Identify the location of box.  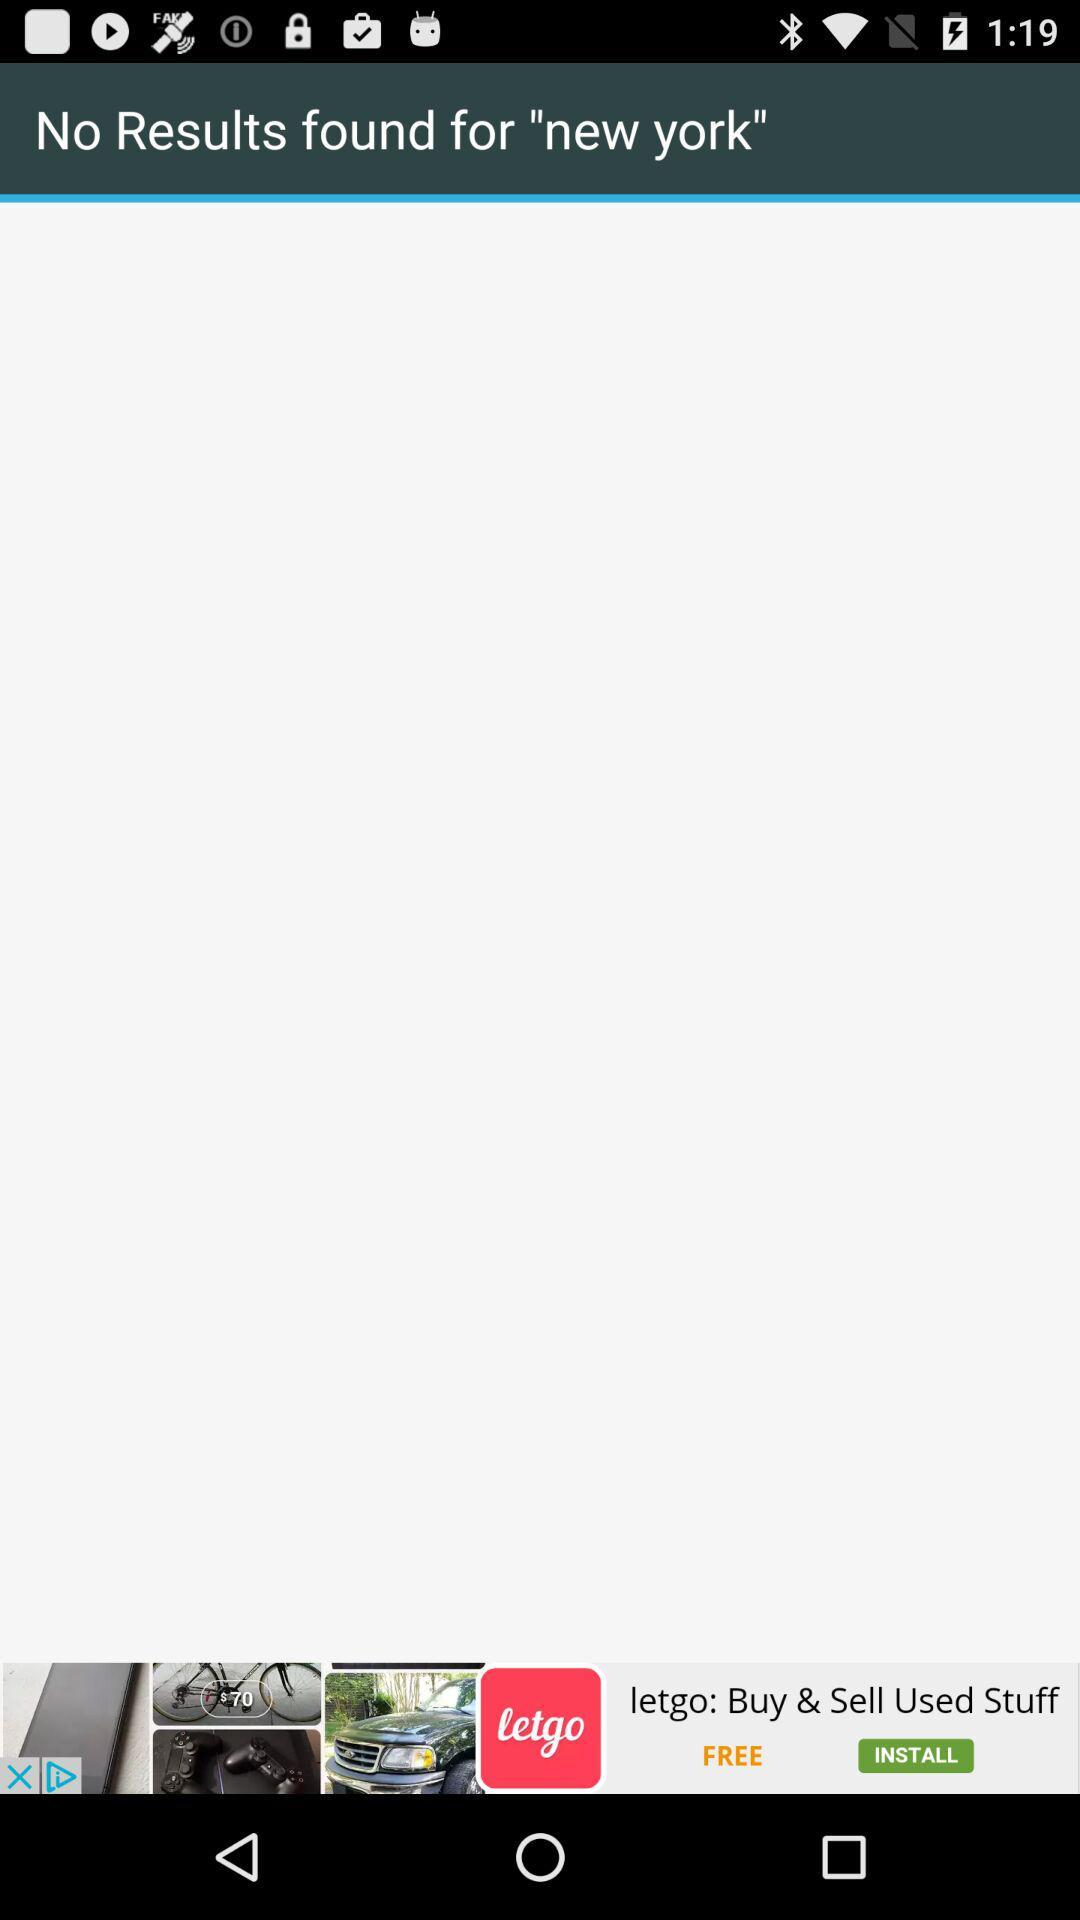
(540, 203).